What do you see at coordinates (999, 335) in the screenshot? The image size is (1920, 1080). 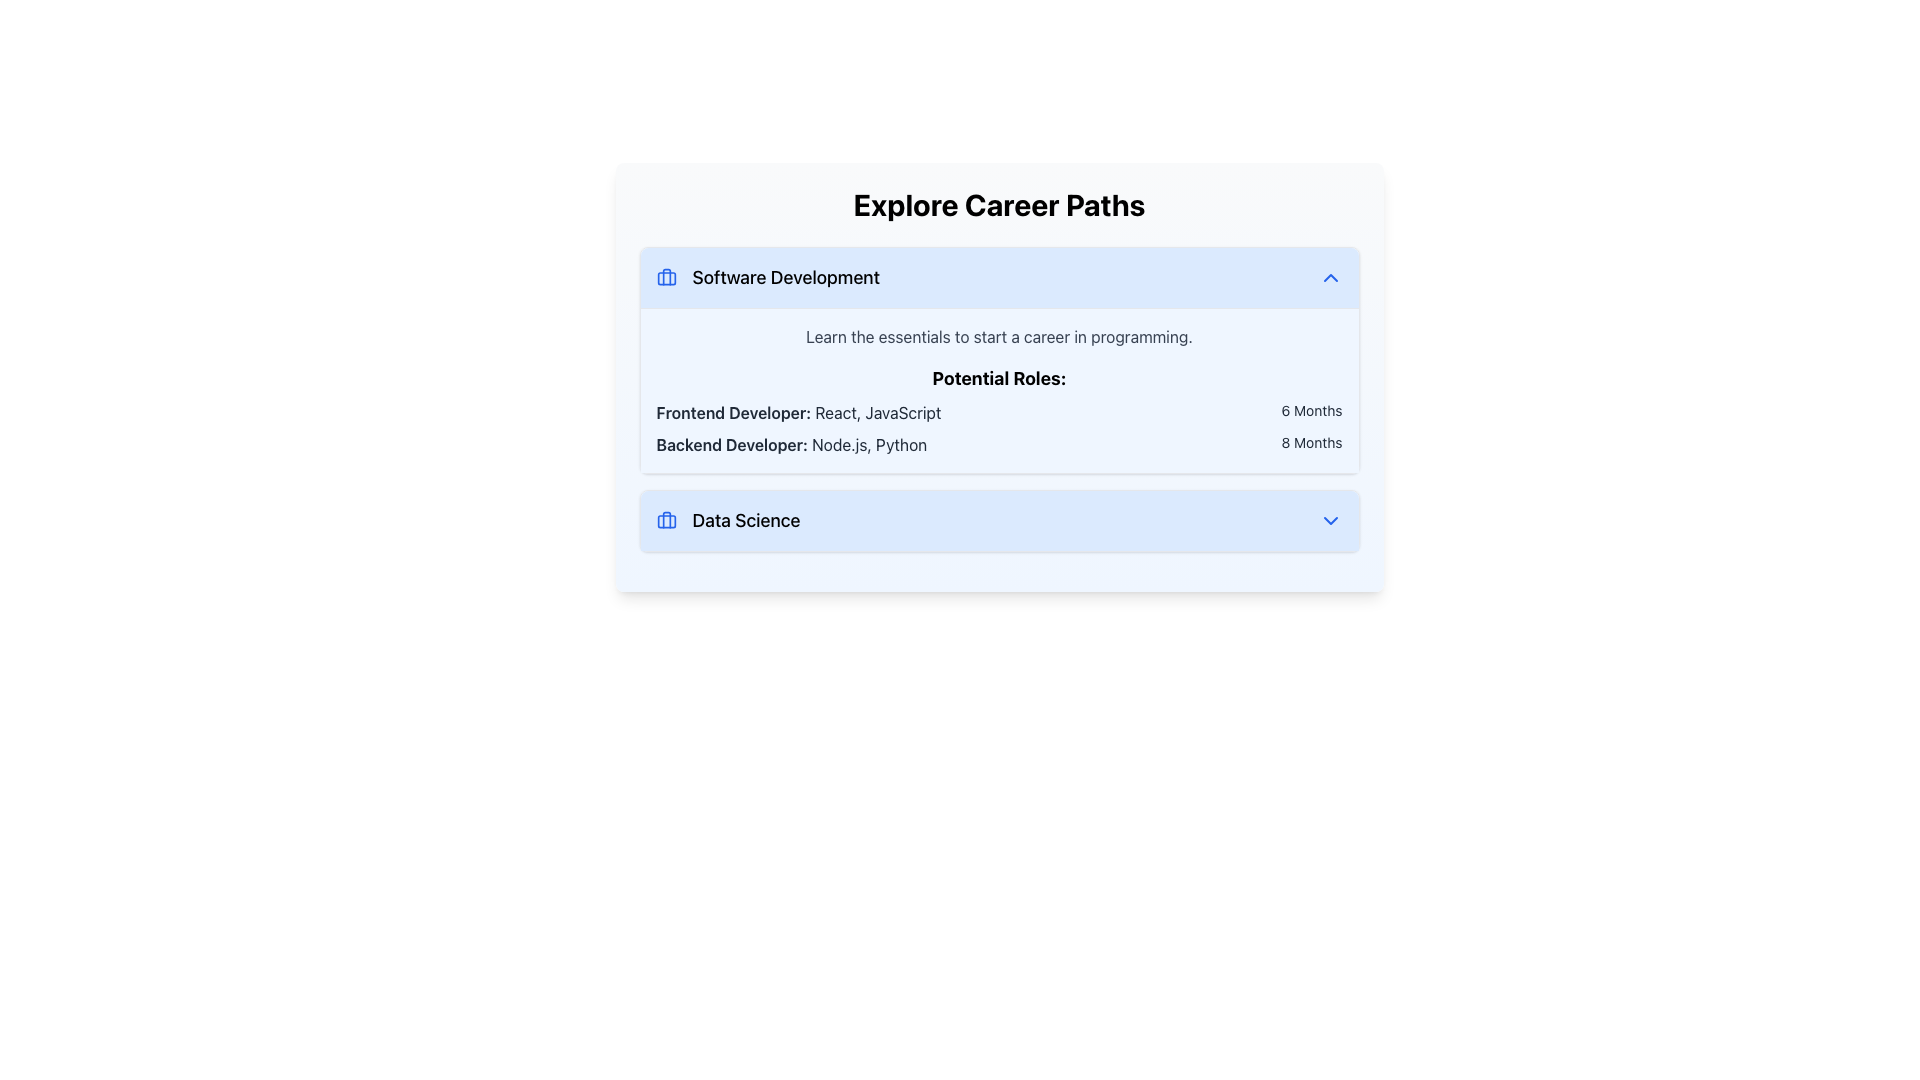 I see `the prominent static text label providing a summary related to programming careers, located in the light blue section labeled 'Software Development.'` at bounding box center [999, 335].